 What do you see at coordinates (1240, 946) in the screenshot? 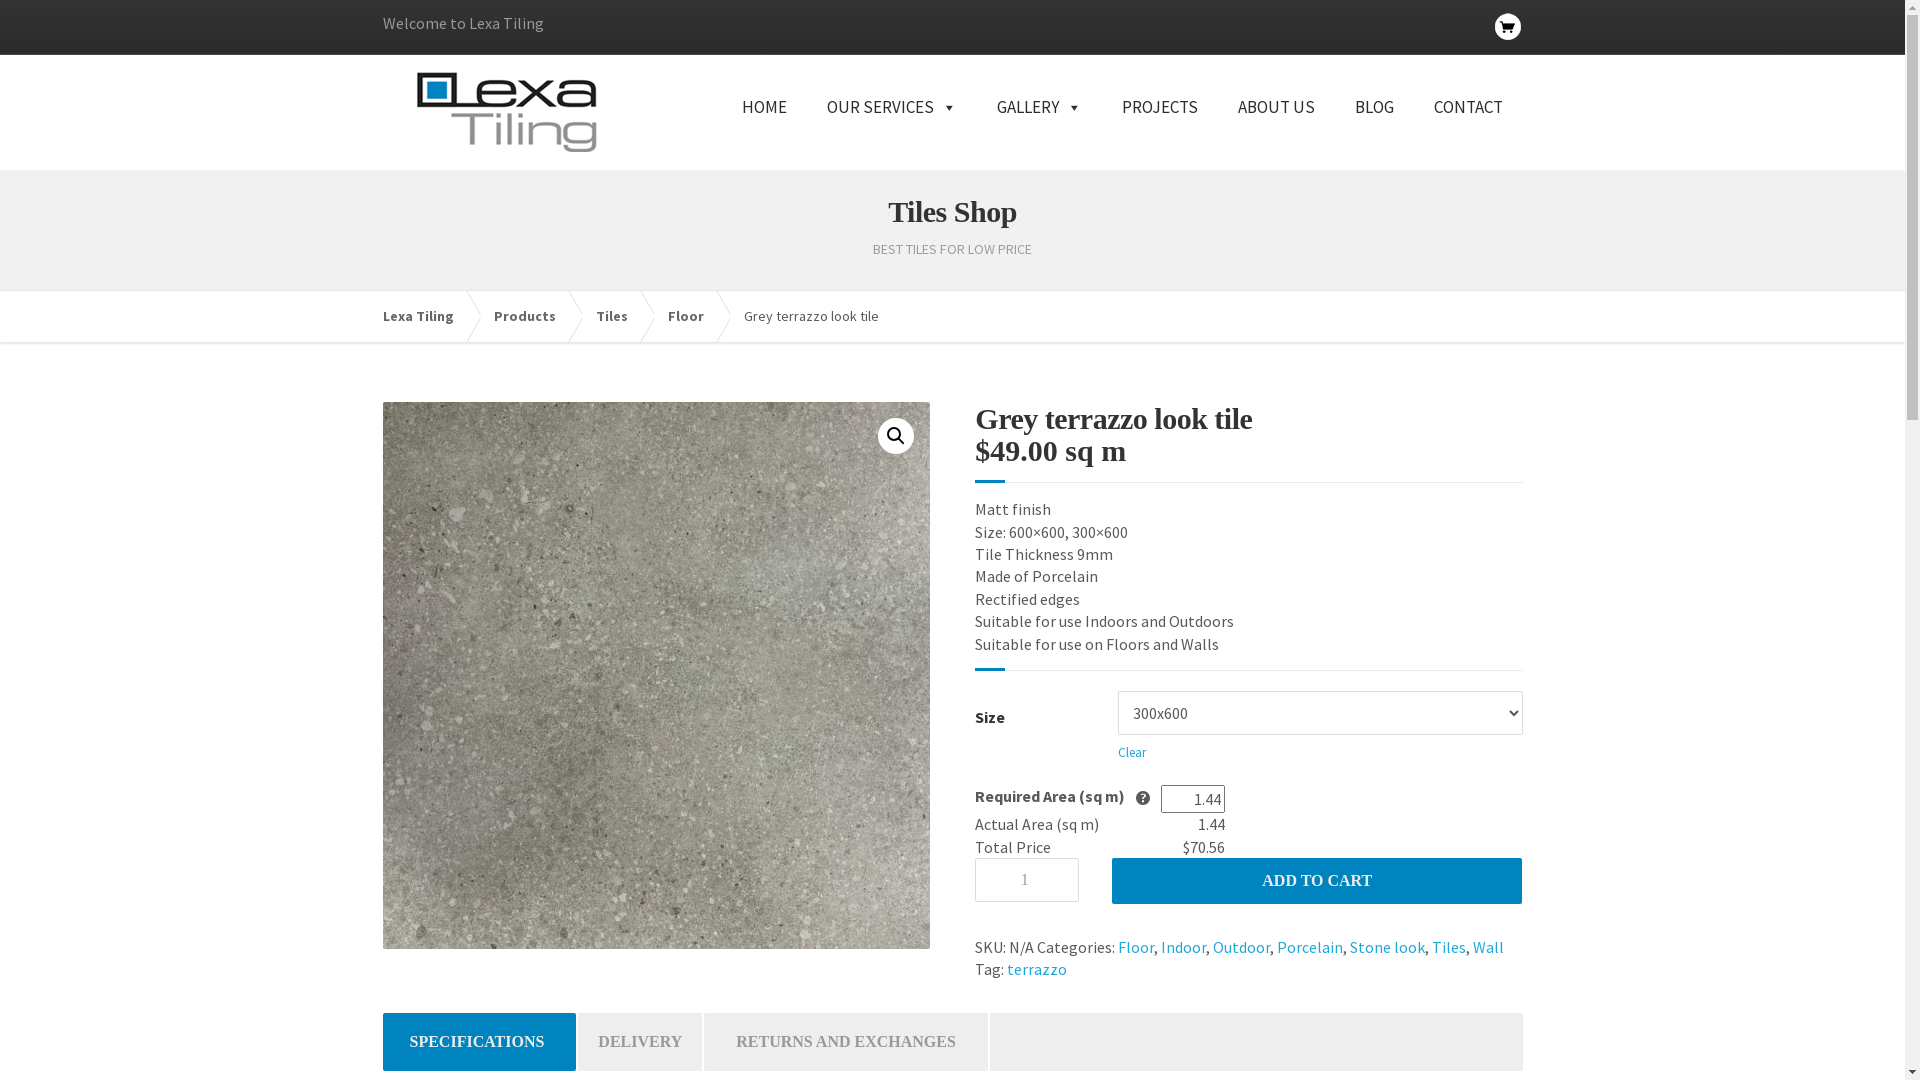
I see `'Outdoor'` at bounding box center [1240, 946].